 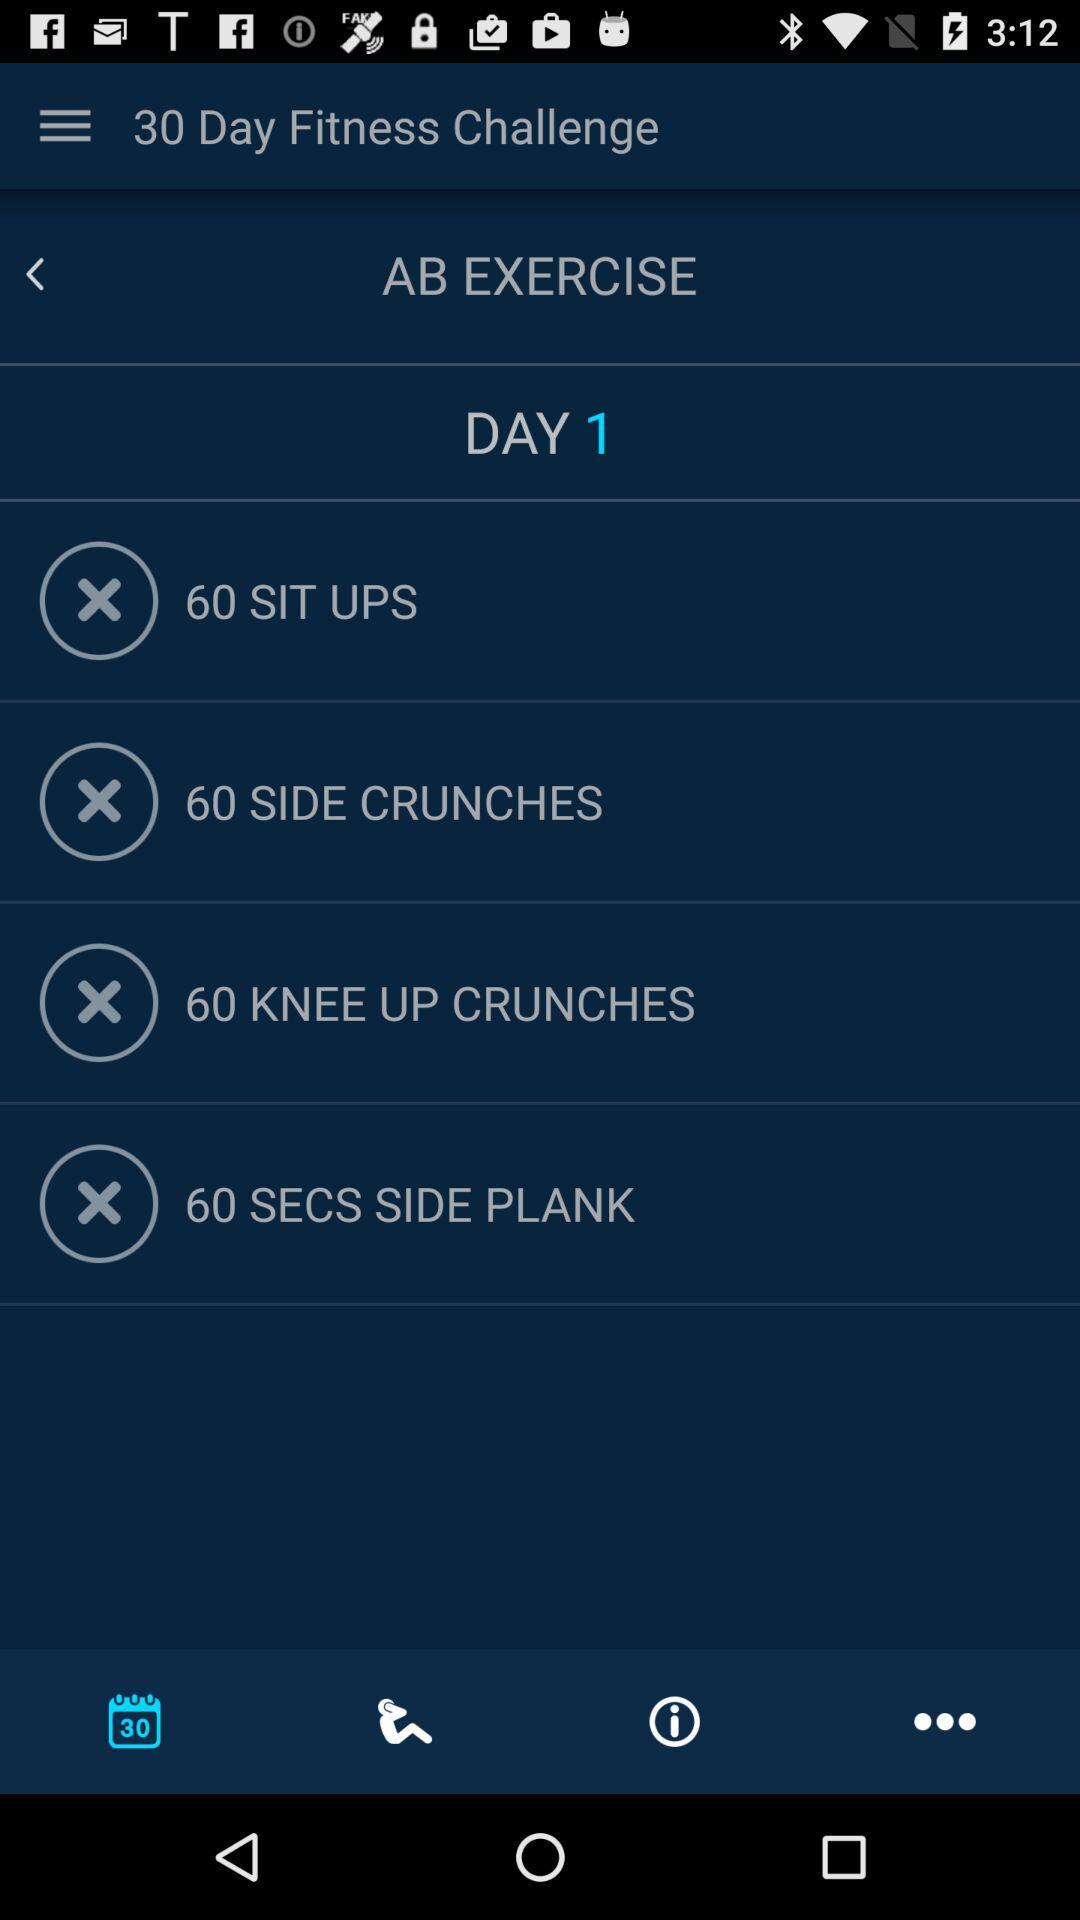 What do you see at coordinates (99, 1002) in the screenshot?
I see `remove this exercice` at bounding box center [99, 1002].